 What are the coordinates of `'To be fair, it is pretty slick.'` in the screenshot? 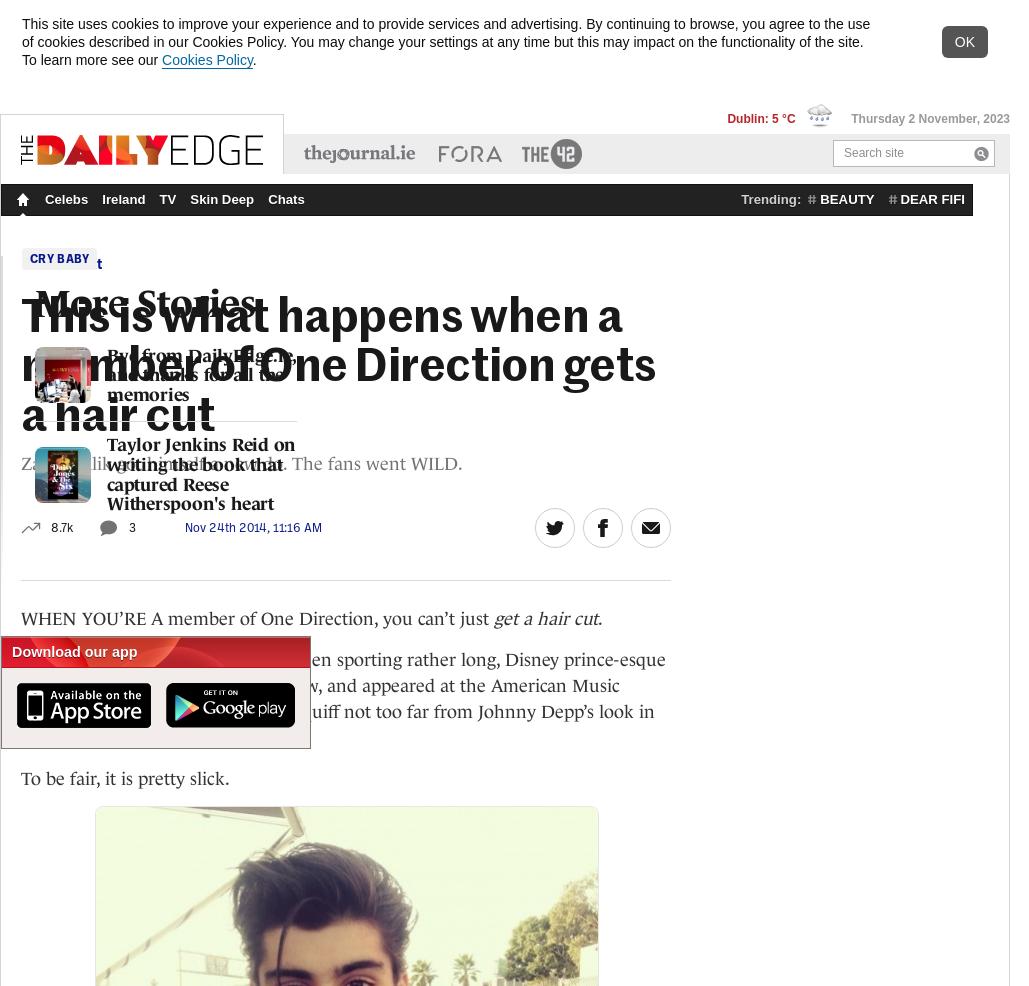 It's located at (20, 776).